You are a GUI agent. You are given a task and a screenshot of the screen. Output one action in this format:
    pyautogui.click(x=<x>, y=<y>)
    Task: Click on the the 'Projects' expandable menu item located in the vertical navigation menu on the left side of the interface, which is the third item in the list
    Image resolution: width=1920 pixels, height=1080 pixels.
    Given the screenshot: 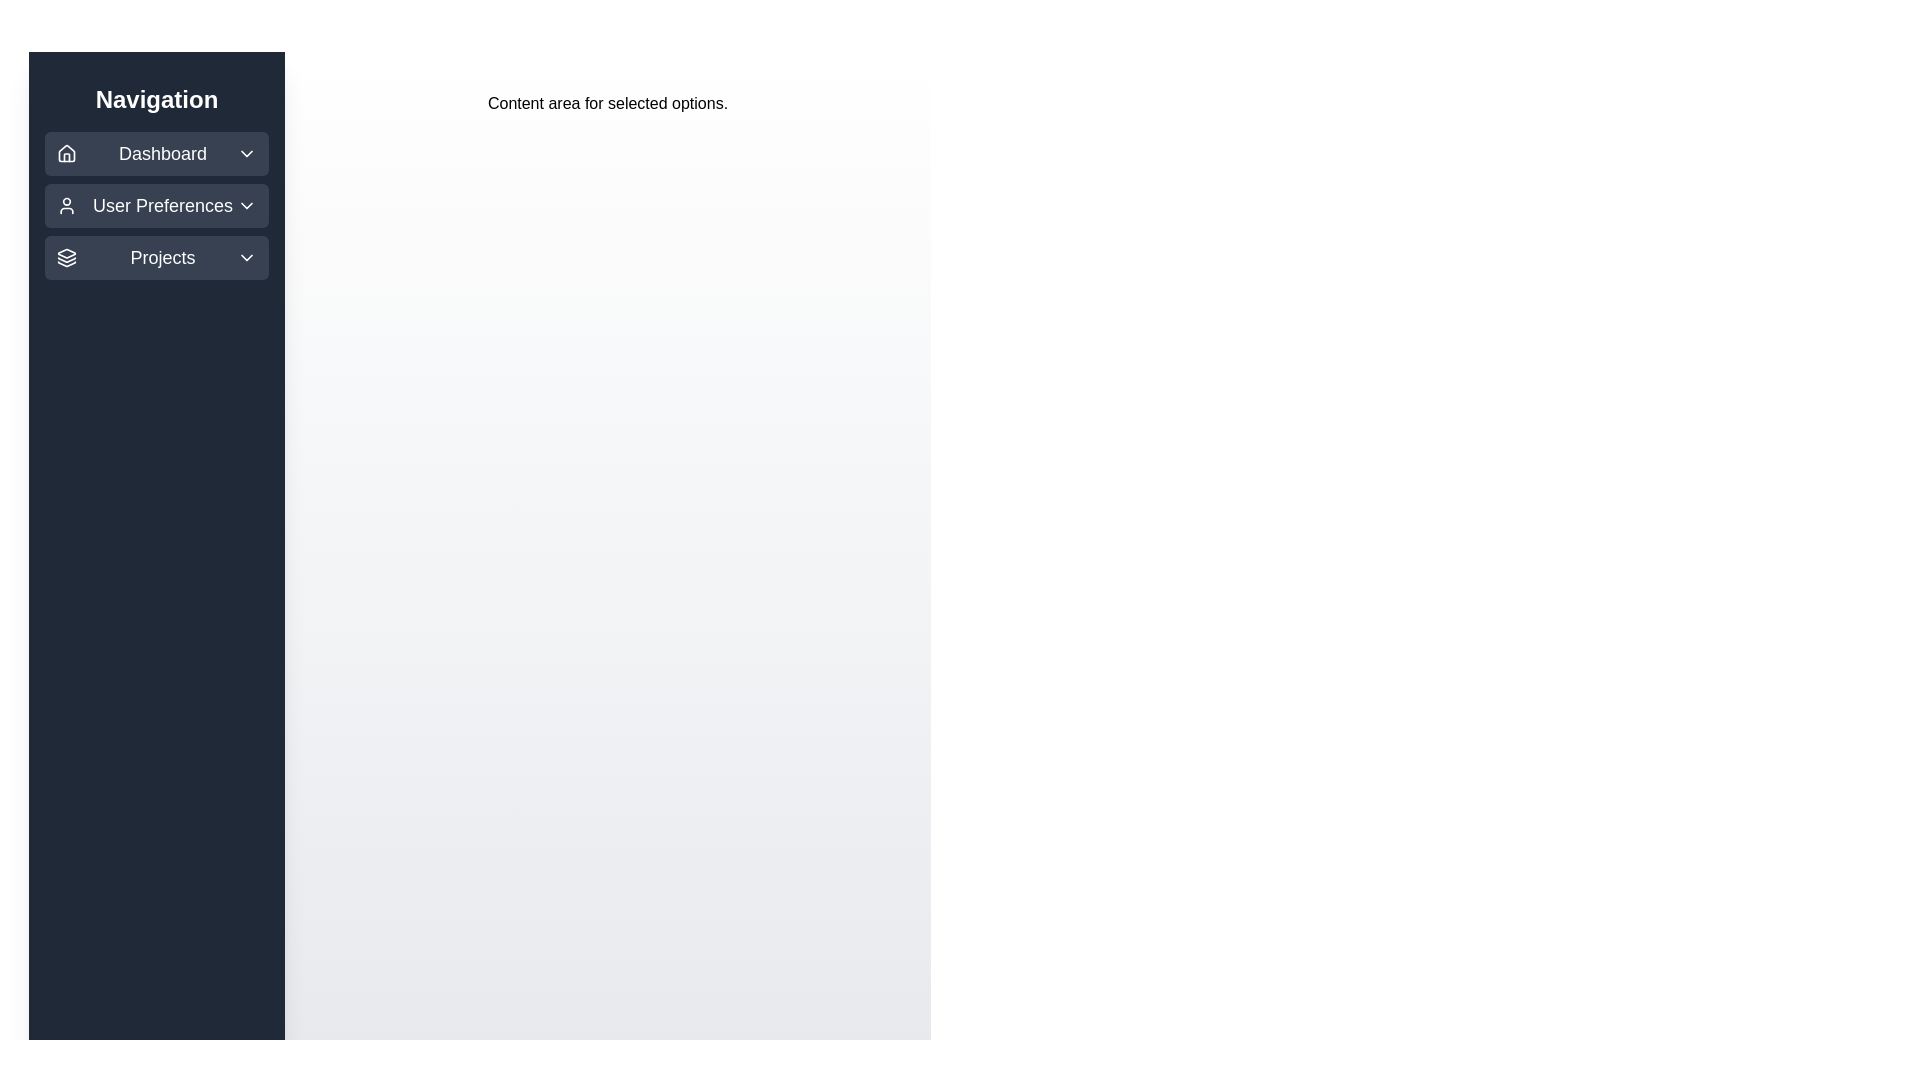 What is the action you would take?
    pyautogui.click(x=156, y=257)
    